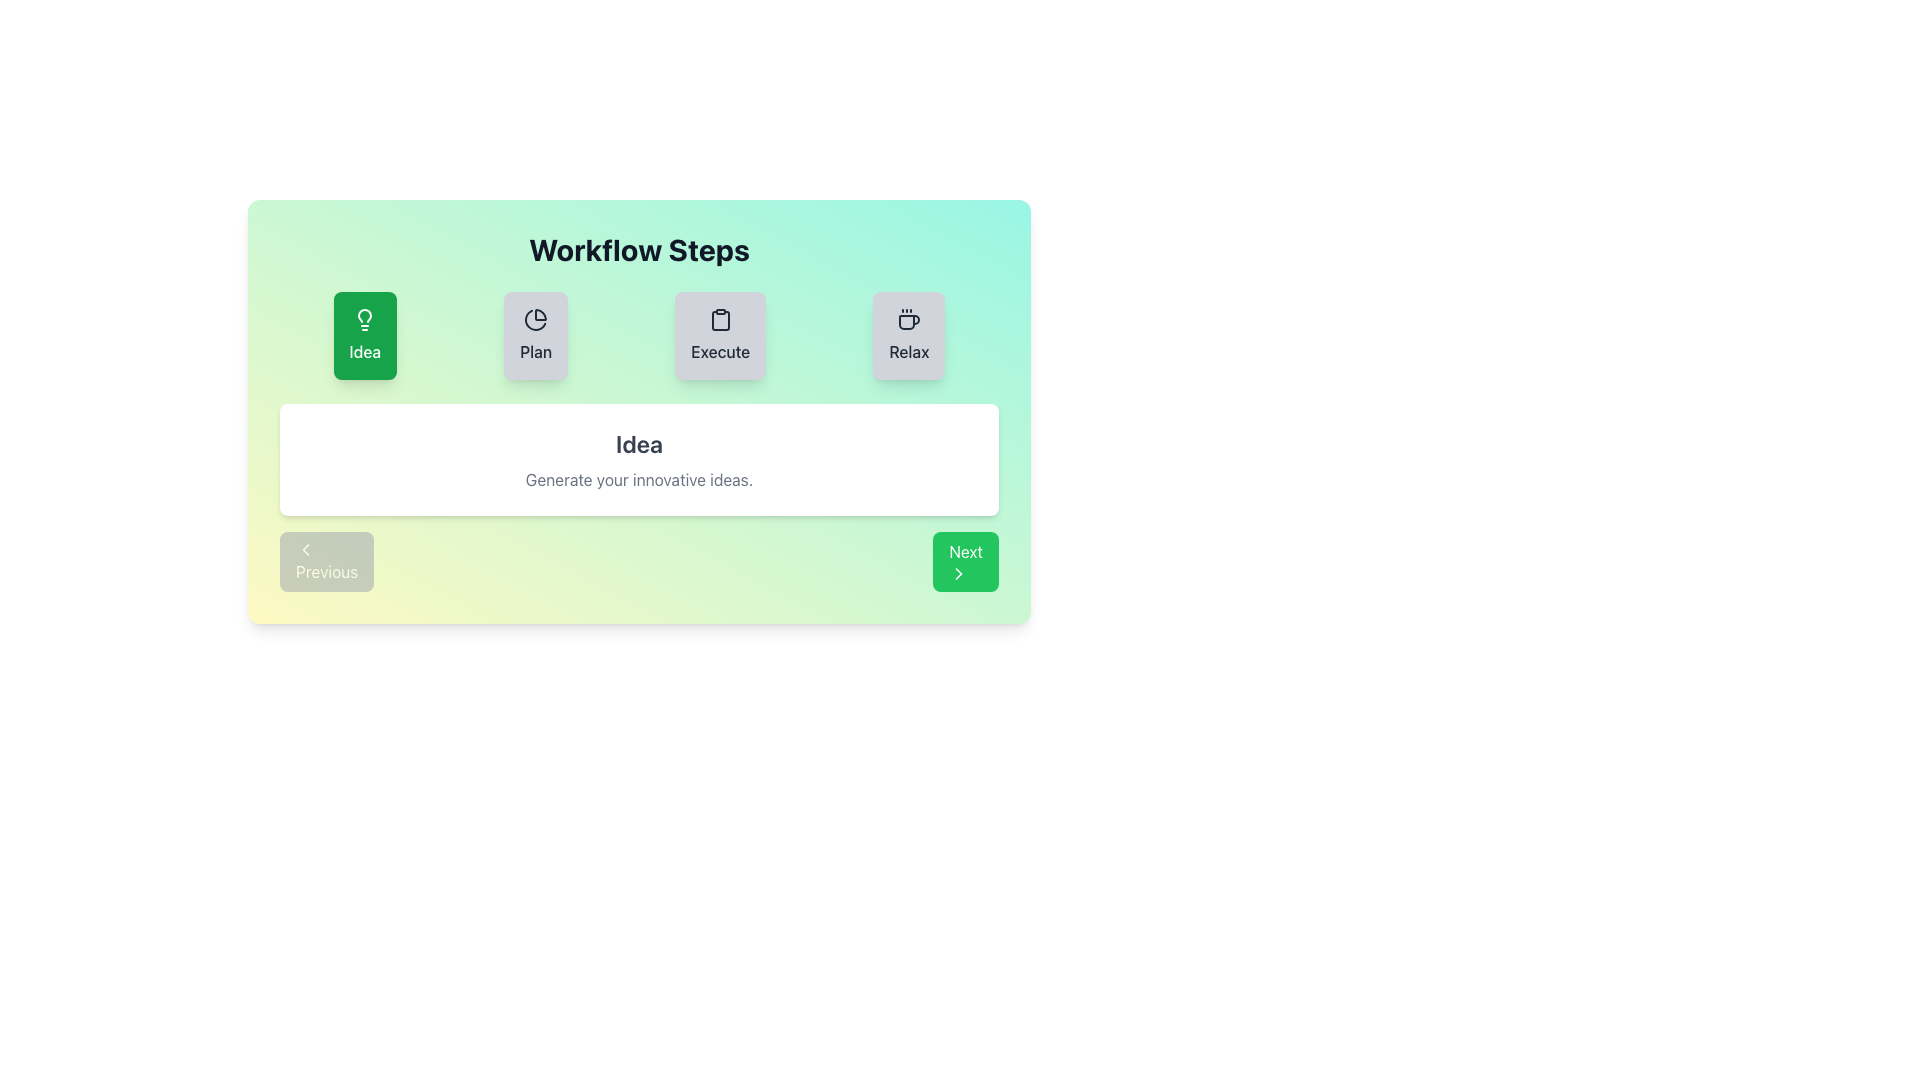 The height and width of the screenshot is (1080, 1920). I want to click on the 'Plan' button in the workflow sequence to possibly see a tooltip or change the style, so click(536, 334).